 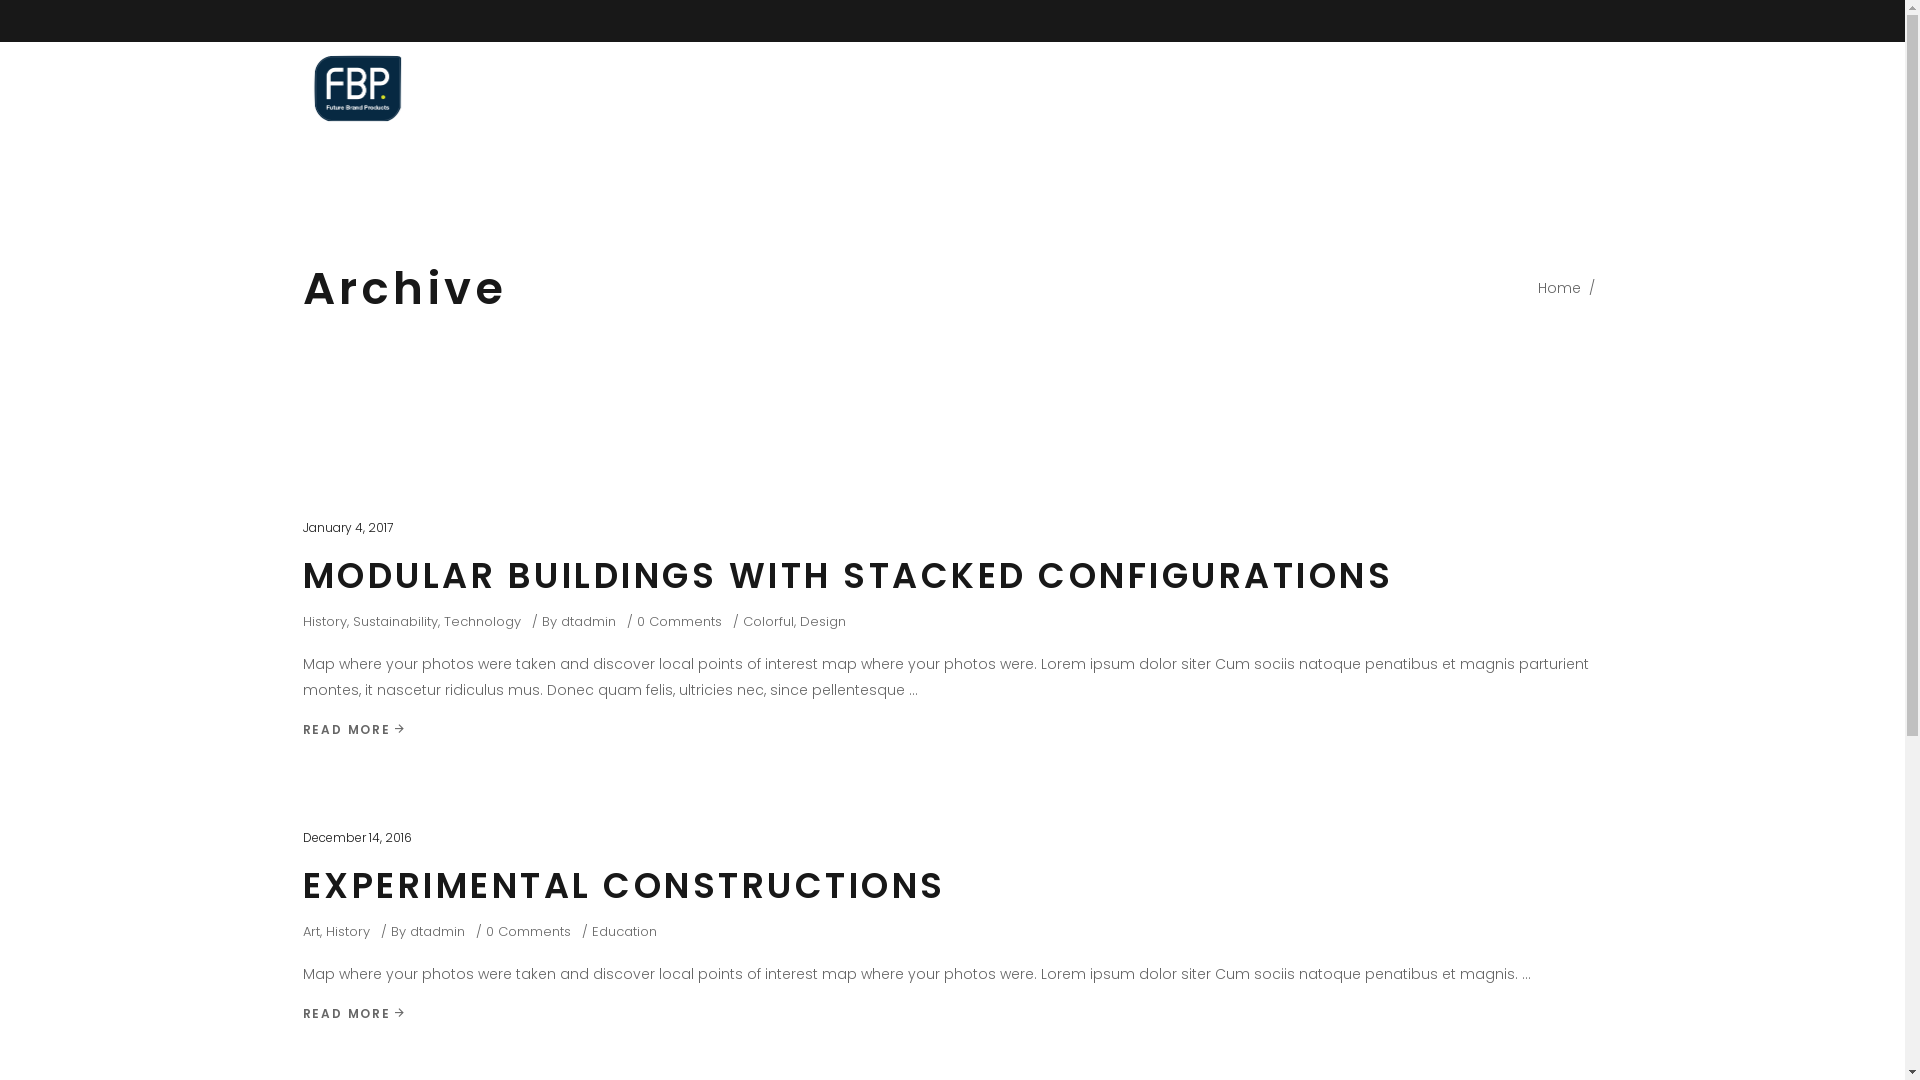 I want to click on 'Education', so click(x=623, y=931).